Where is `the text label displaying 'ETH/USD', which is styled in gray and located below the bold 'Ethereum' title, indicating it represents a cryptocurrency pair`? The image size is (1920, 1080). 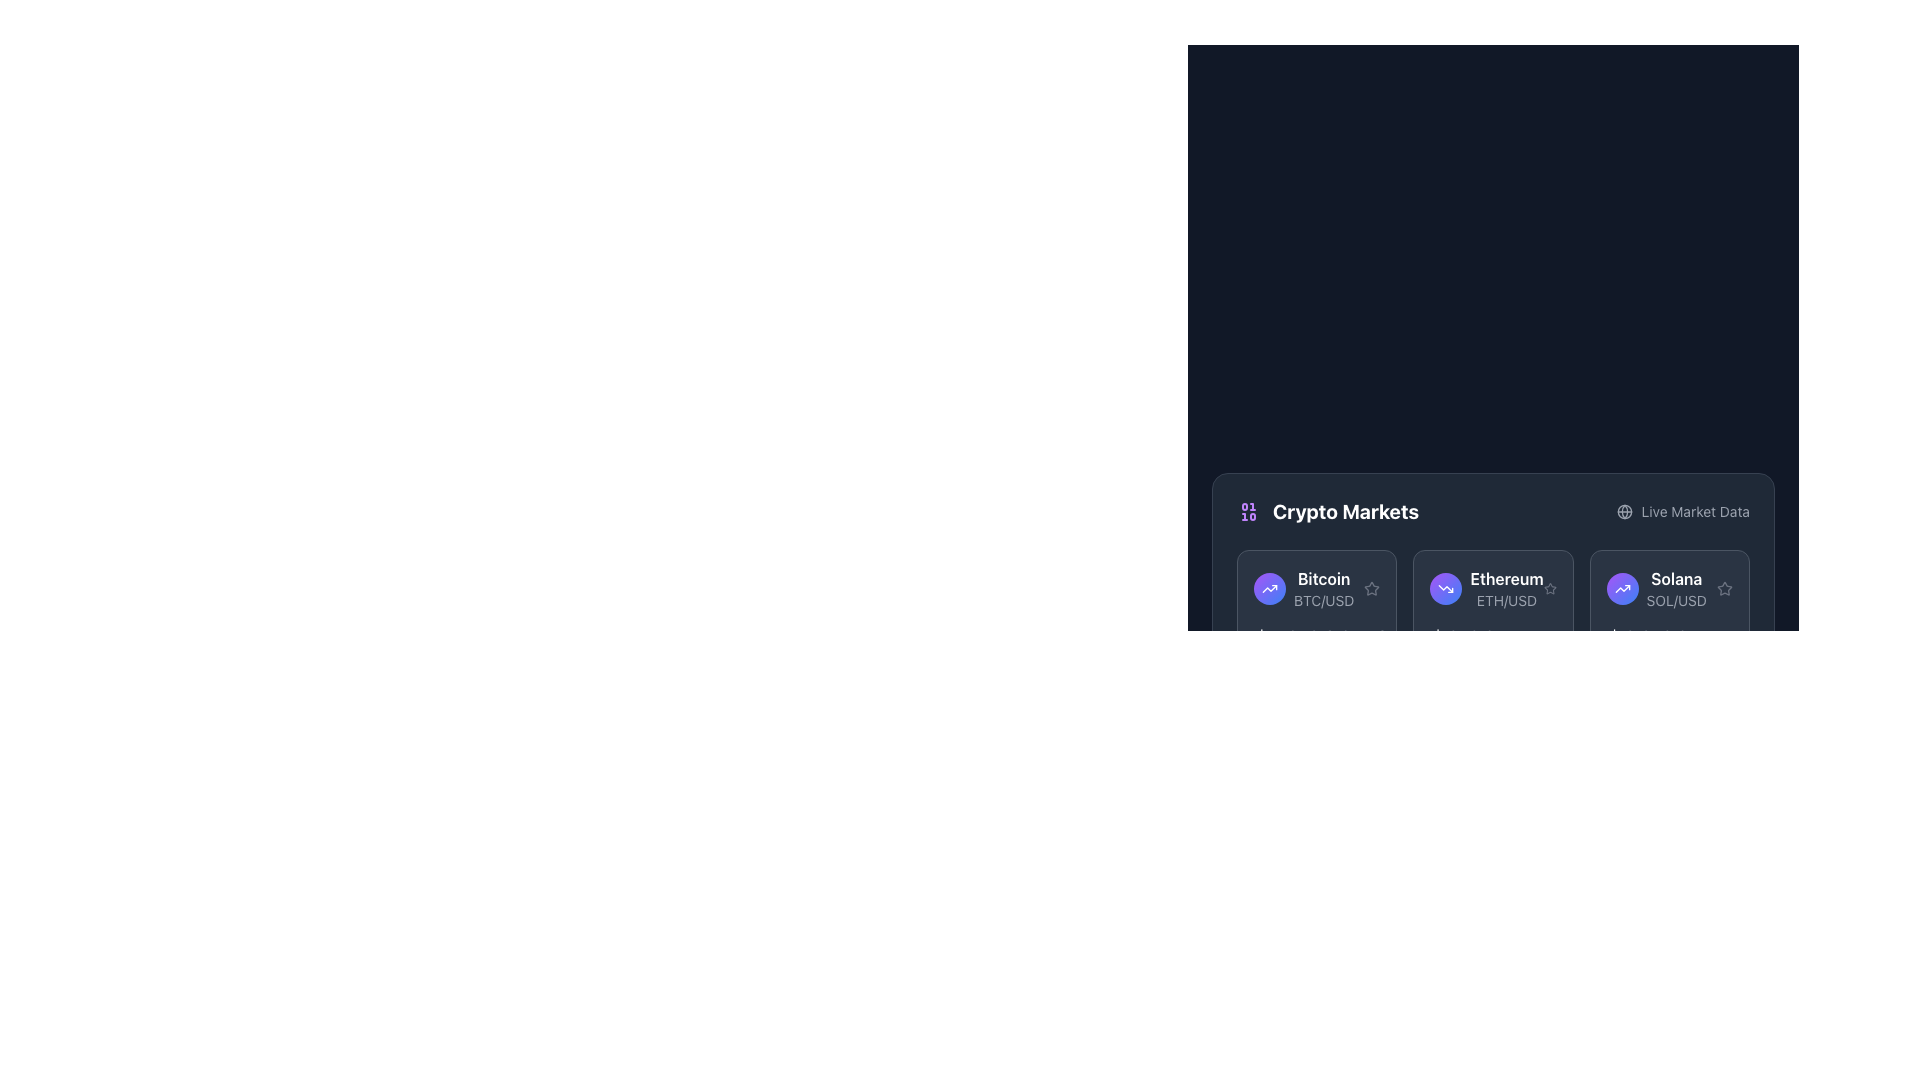
the text label displaying 'ETH/USD', which is styled in gray and located below the bold 'Ethereum' title, indicating it represents a cryptocurrency pair is located at coordinates (1507, 600).